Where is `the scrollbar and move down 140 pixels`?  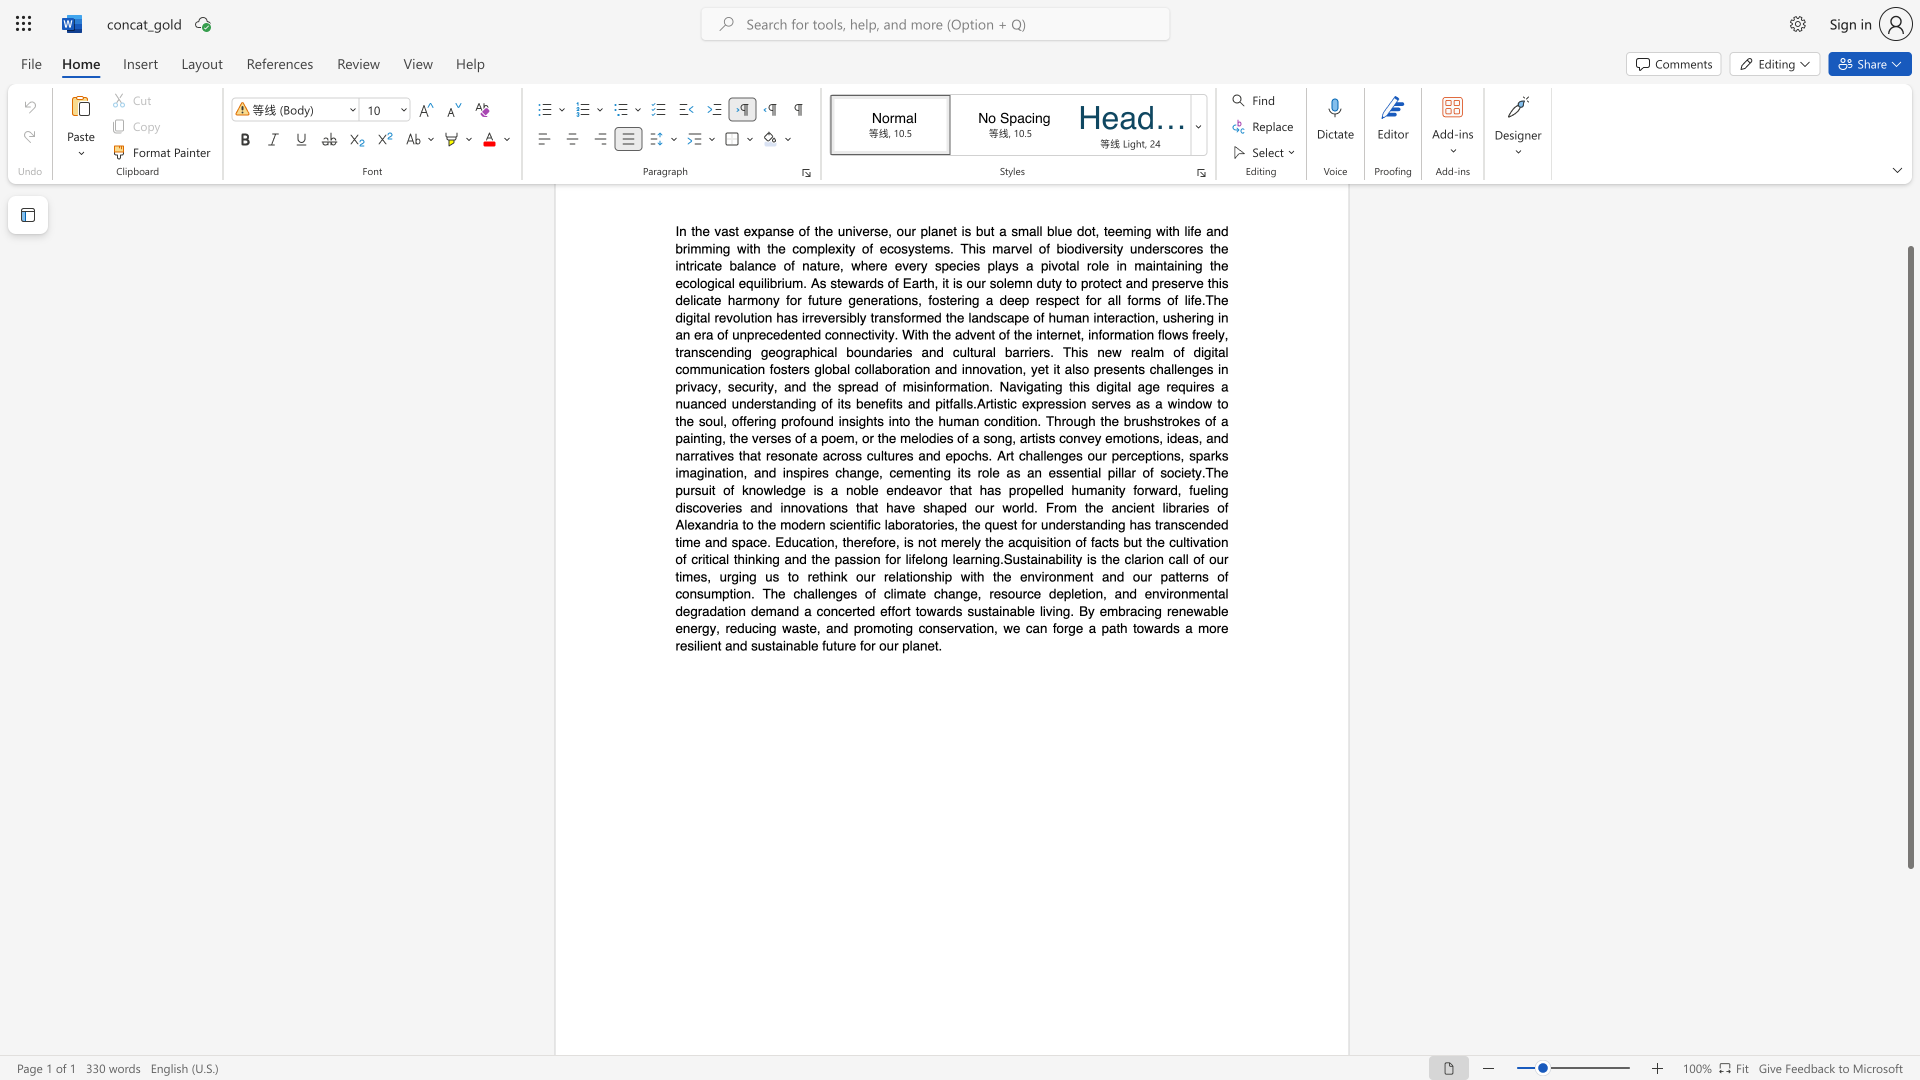 the scrollbar and move down 140 pixels is located at coordinates (1909, 557).